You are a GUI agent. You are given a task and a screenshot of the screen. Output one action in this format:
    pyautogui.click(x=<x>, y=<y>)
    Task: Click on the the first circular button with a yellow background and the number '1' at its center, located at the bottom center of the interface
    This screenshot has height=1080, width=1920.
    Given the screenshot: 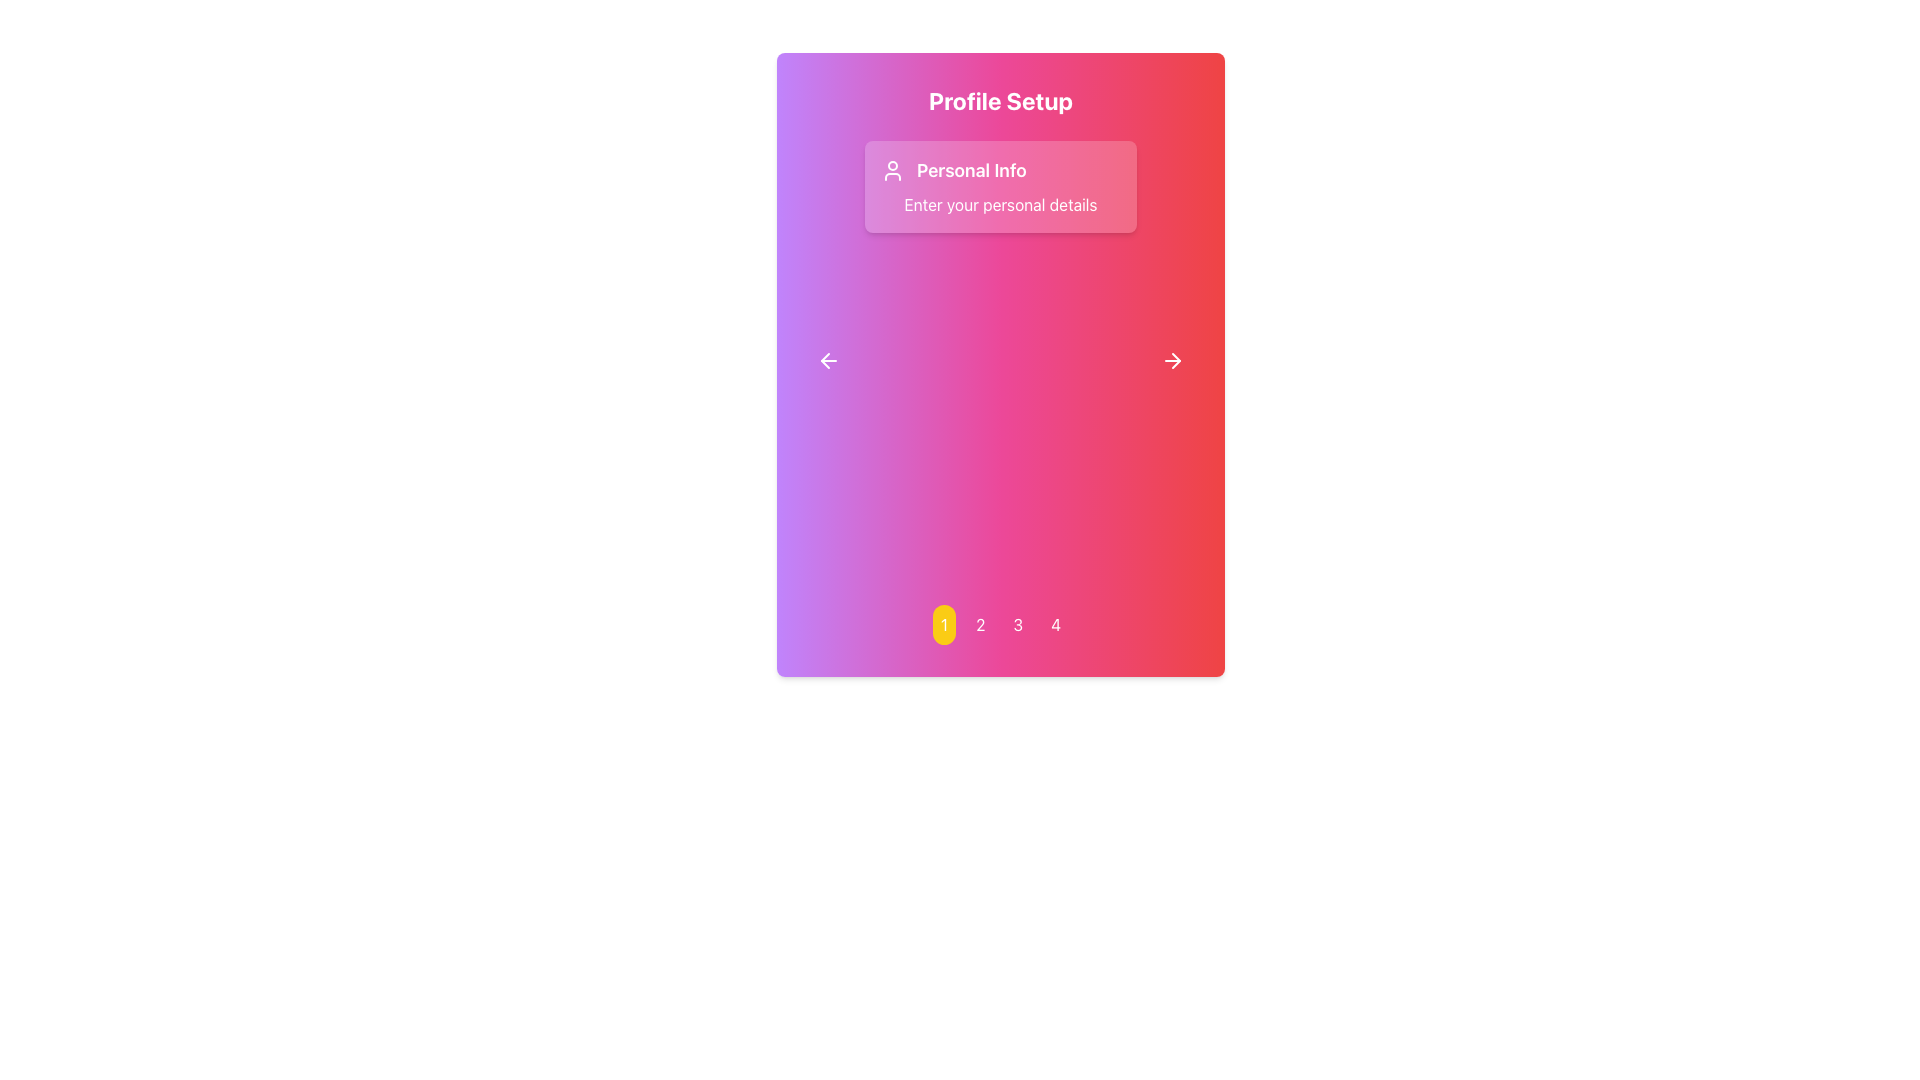 What is the action you would take?
    pyautogui.click(x=943, y=623)
    